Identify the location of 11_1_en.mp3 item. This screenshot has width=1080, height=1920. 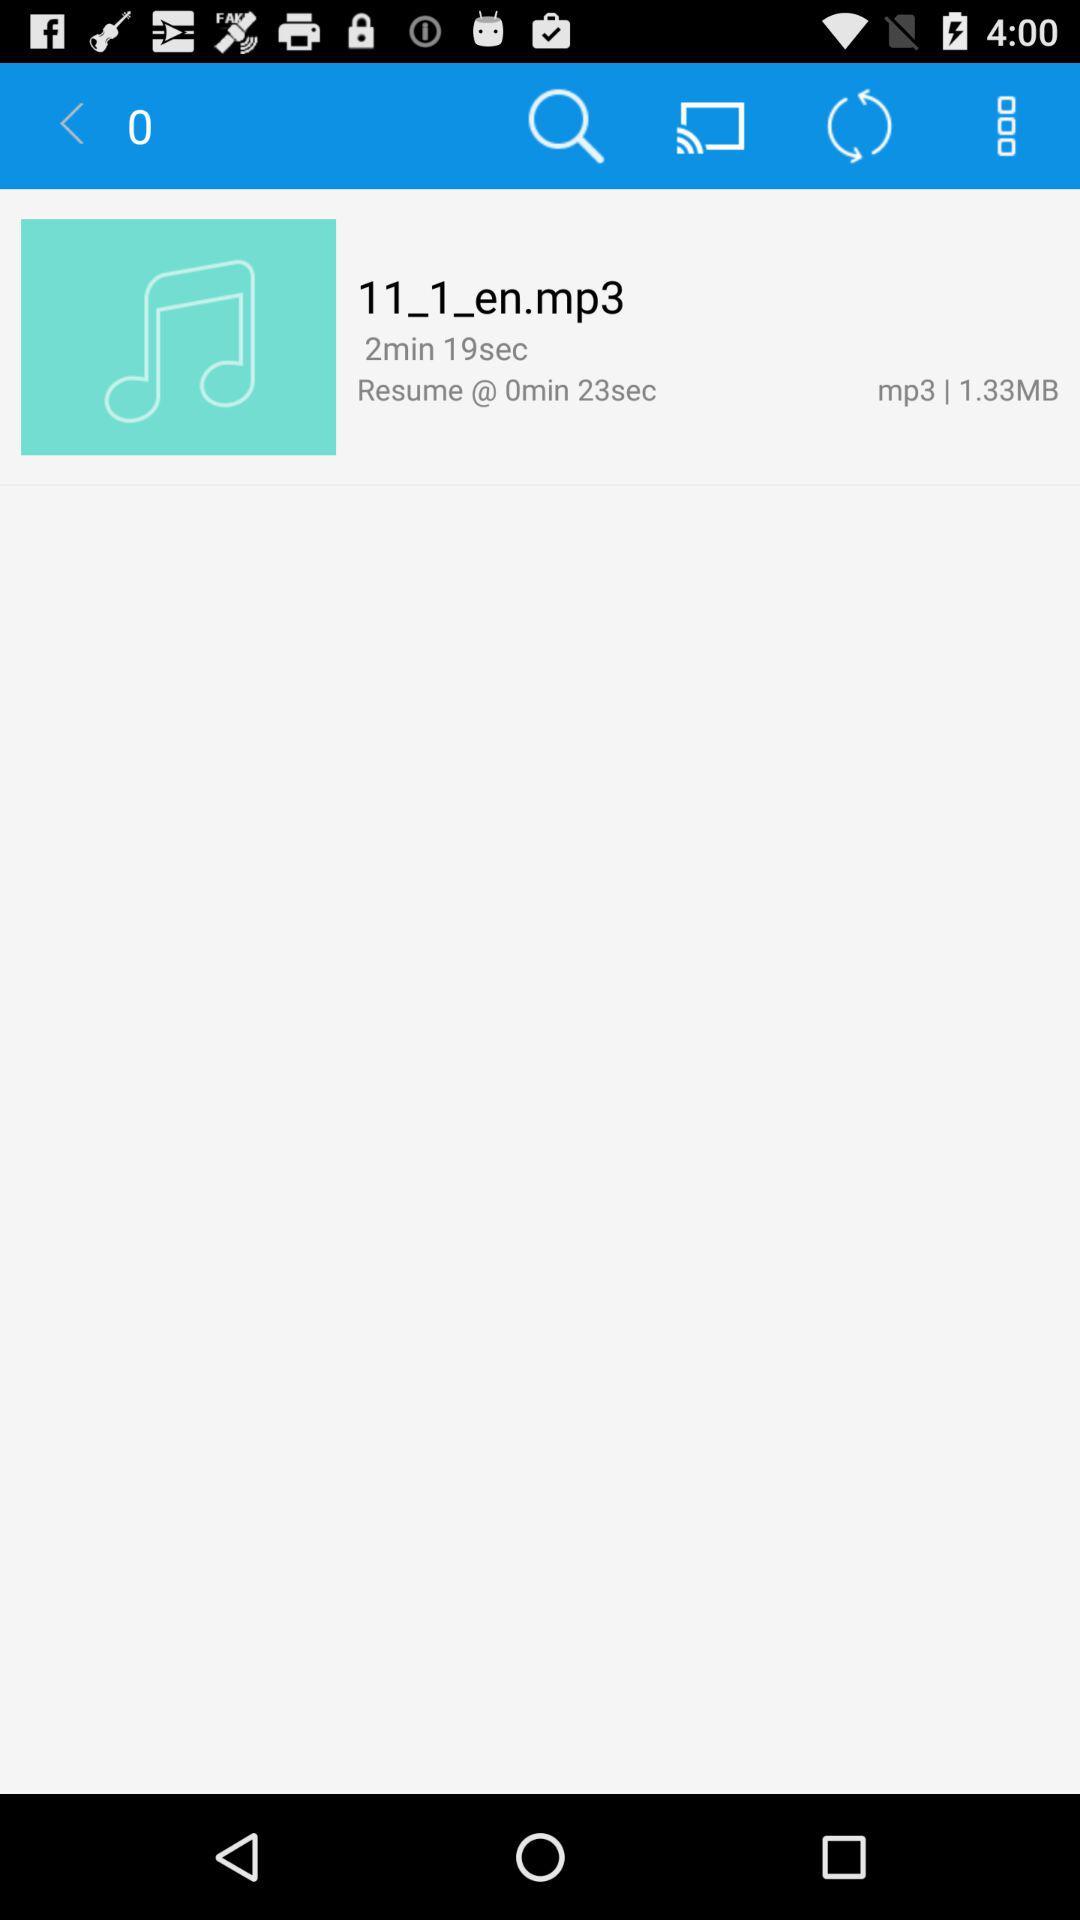
(491, 294).